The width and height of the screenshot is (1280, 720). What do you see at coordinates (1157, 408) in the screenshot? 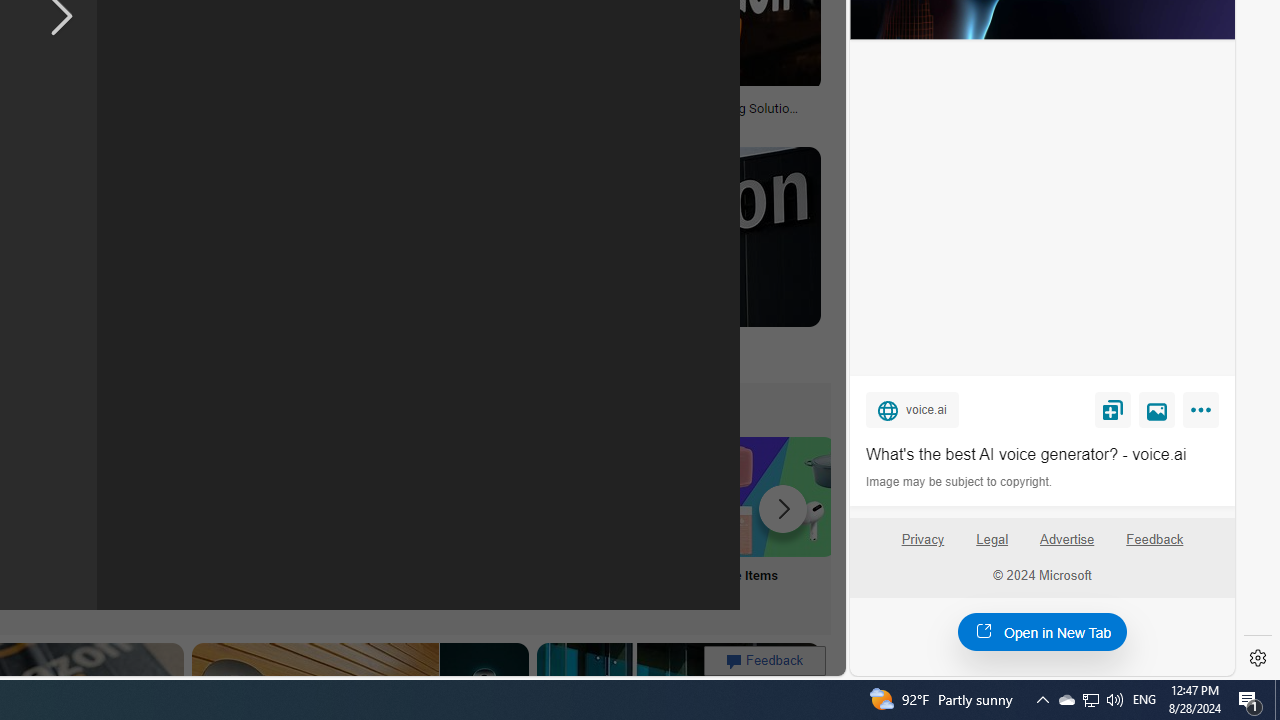
I see `'View image'` at bounding box center [1157, 408].